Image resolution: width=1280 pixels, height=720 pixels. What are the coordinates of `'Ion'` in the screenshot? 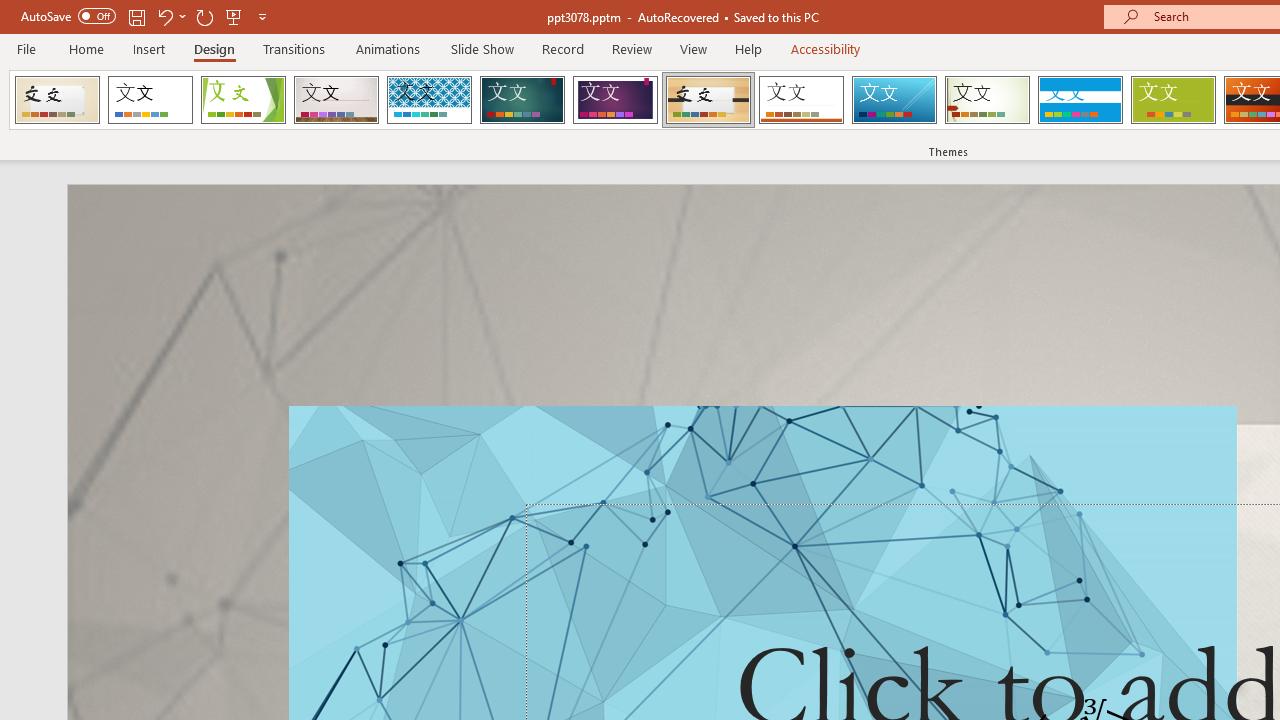 It's located at (522, 100).